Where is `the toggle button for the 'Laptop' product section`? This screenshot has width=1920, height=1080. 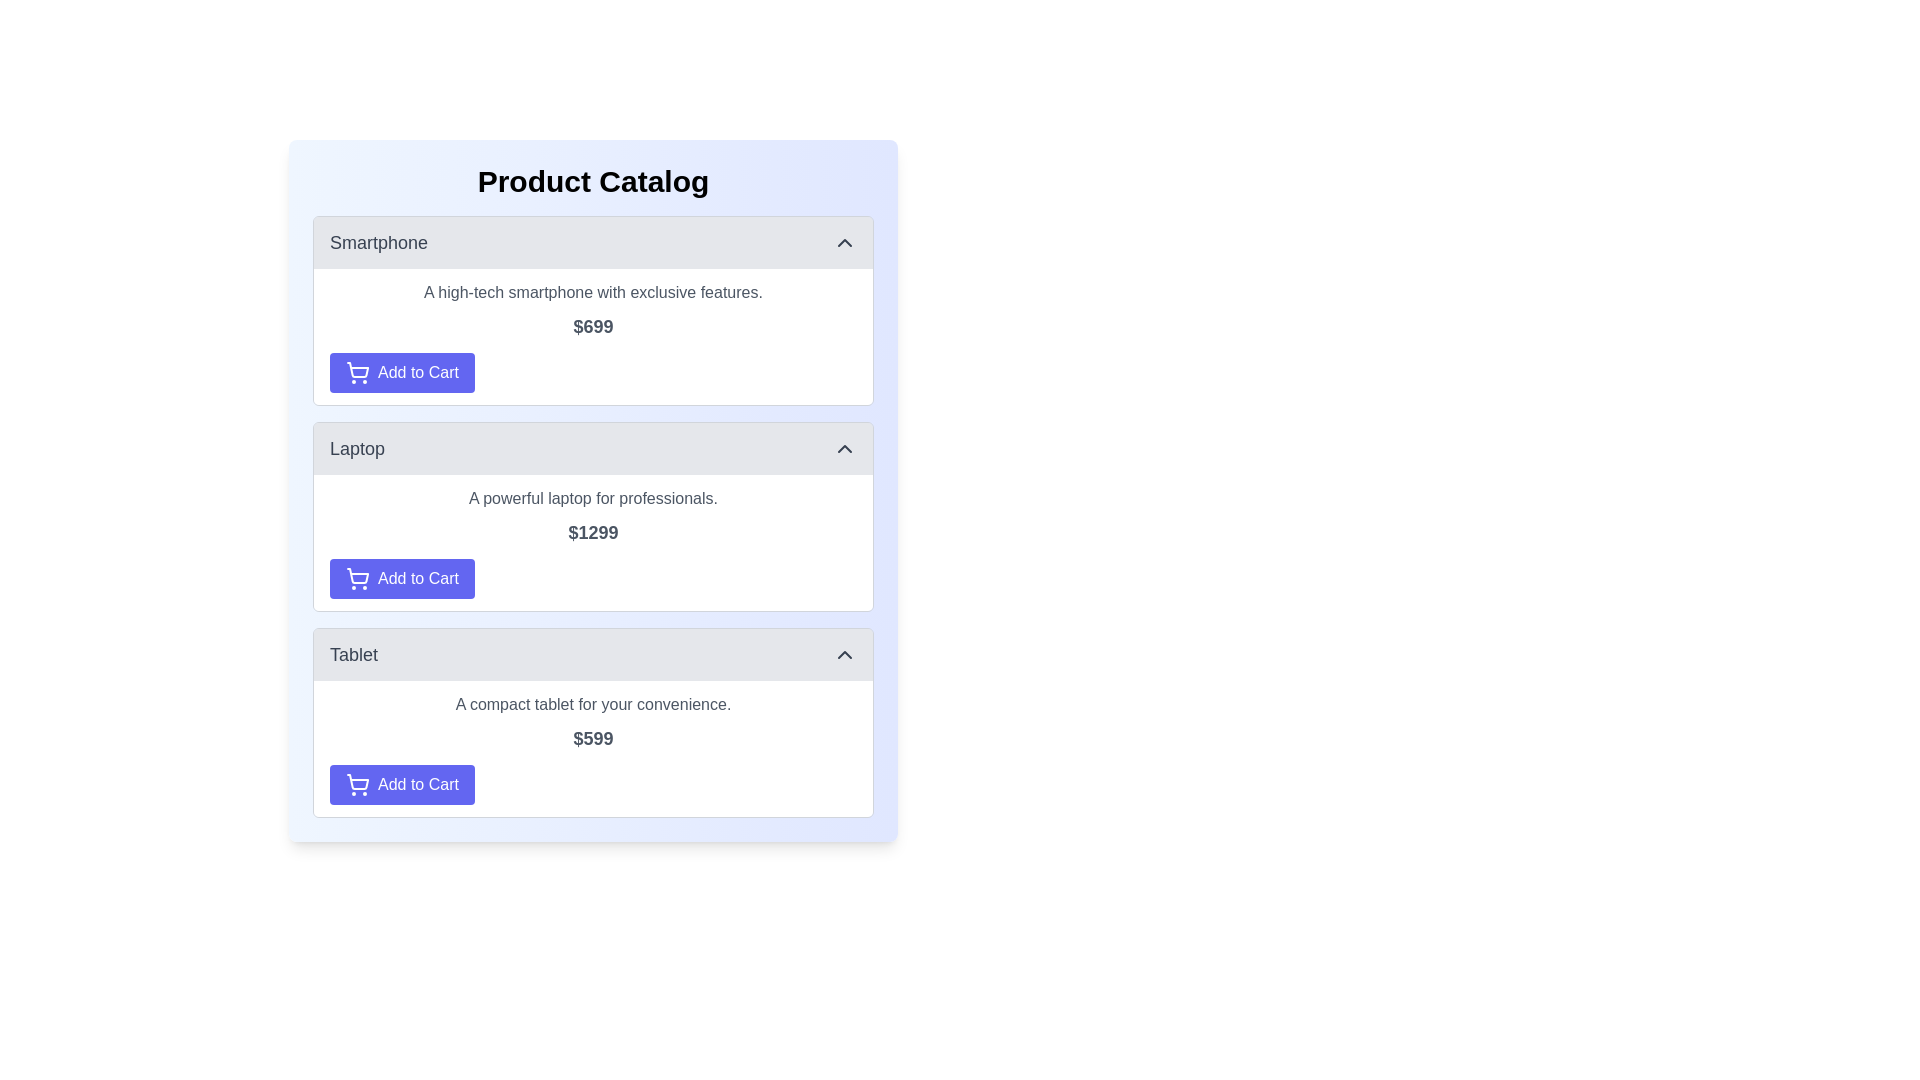 the toggle button for the 'Laptop' product section is located at coordinates (592, 447).